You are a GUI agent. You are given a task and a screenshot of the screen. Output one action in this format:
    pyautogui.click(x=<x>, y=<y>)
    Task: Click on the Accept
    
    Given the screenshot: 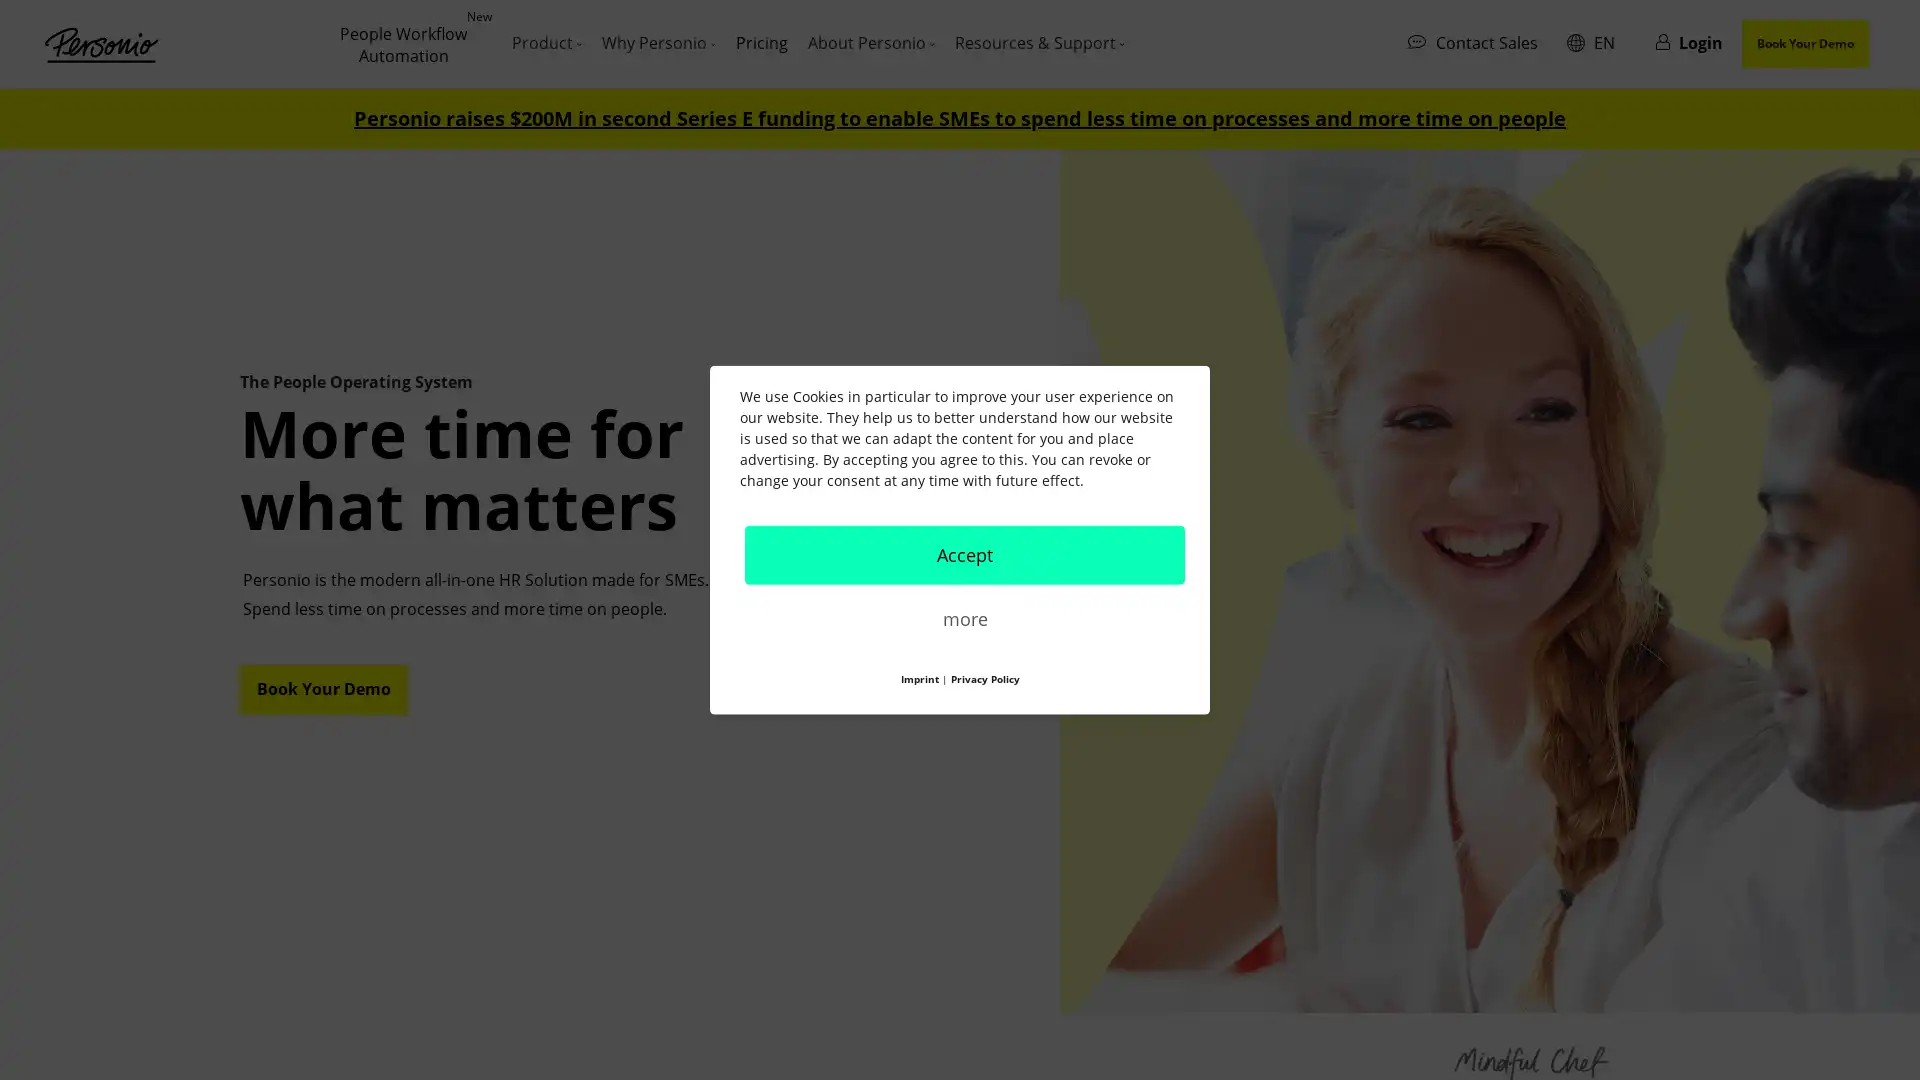 What is the action you would take?
    pyautogui.click(x=964, y=554)
    